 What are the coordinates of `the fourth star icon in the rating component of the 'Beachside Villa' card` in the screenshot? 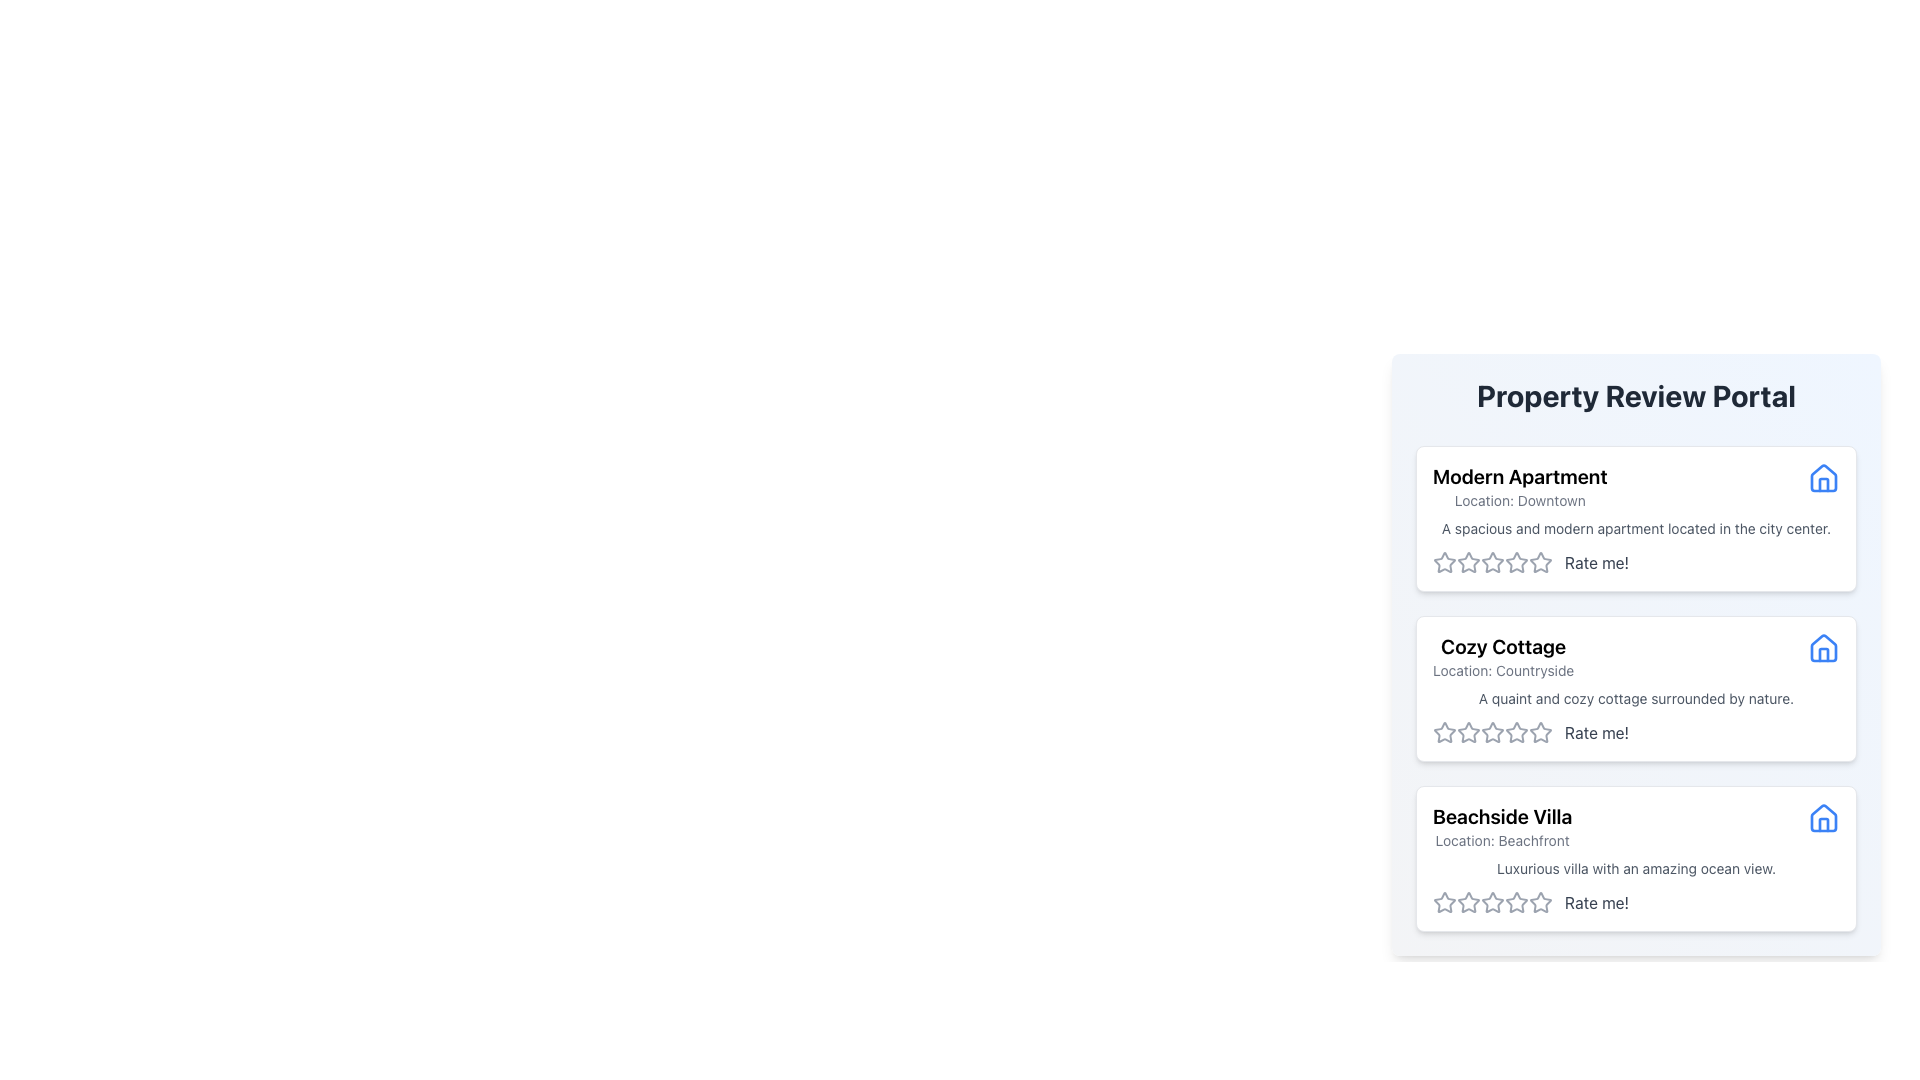 It's located at (1492, 902).